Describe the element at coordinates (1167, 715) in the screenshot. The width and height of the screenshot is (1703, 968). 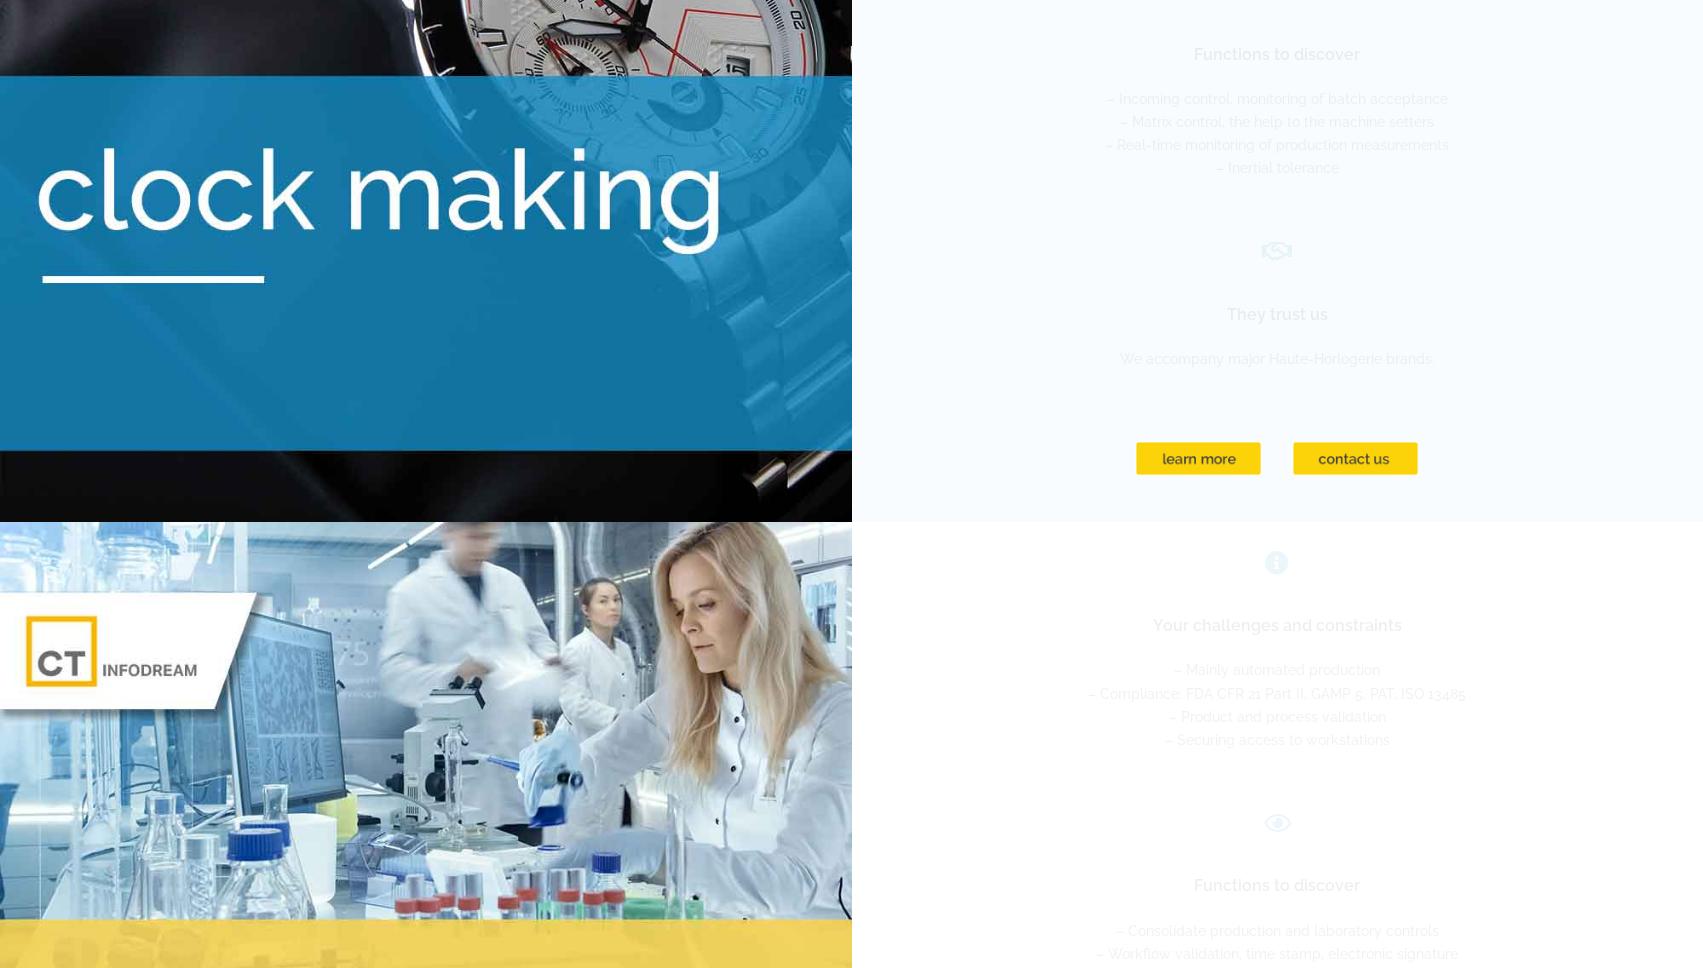
I see `'– Product and process validation'` at that location.